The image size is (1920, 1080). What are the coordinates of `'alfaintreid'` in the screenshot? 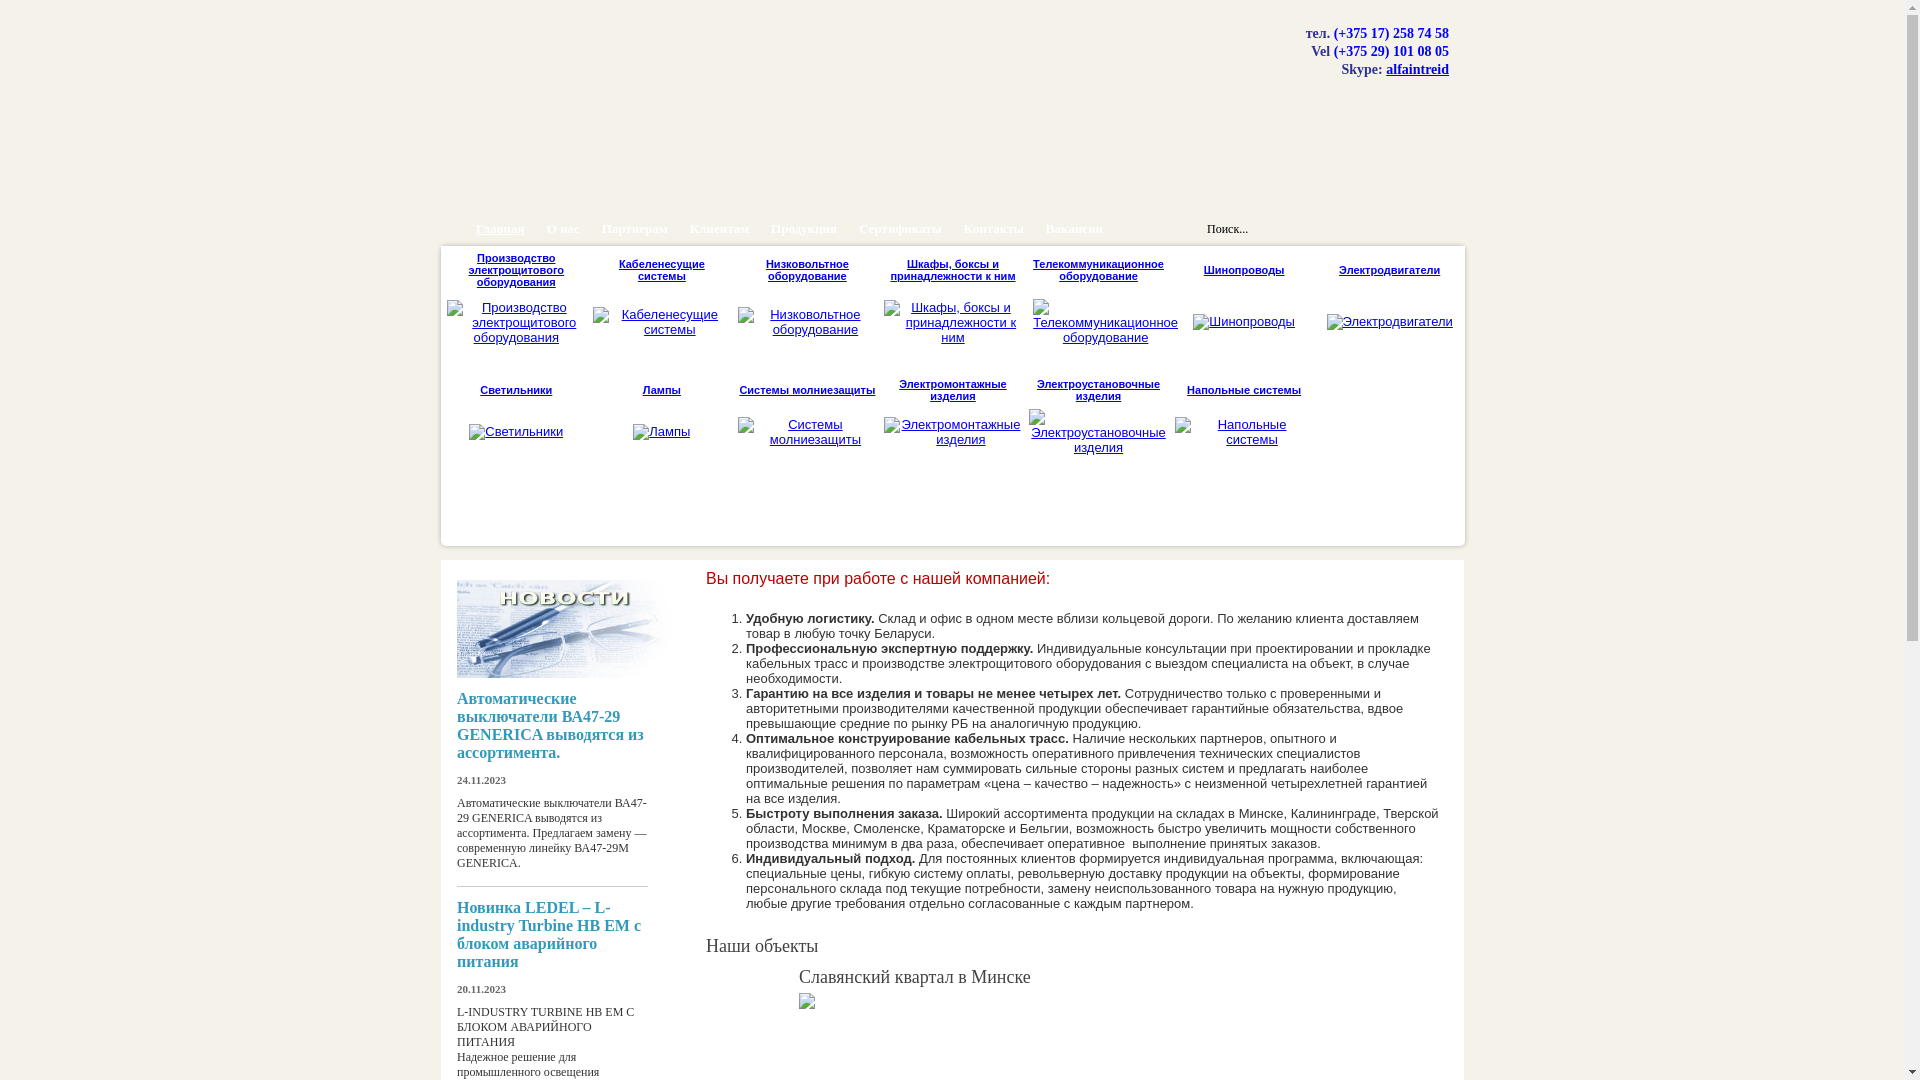 It's located at (1416, 68).